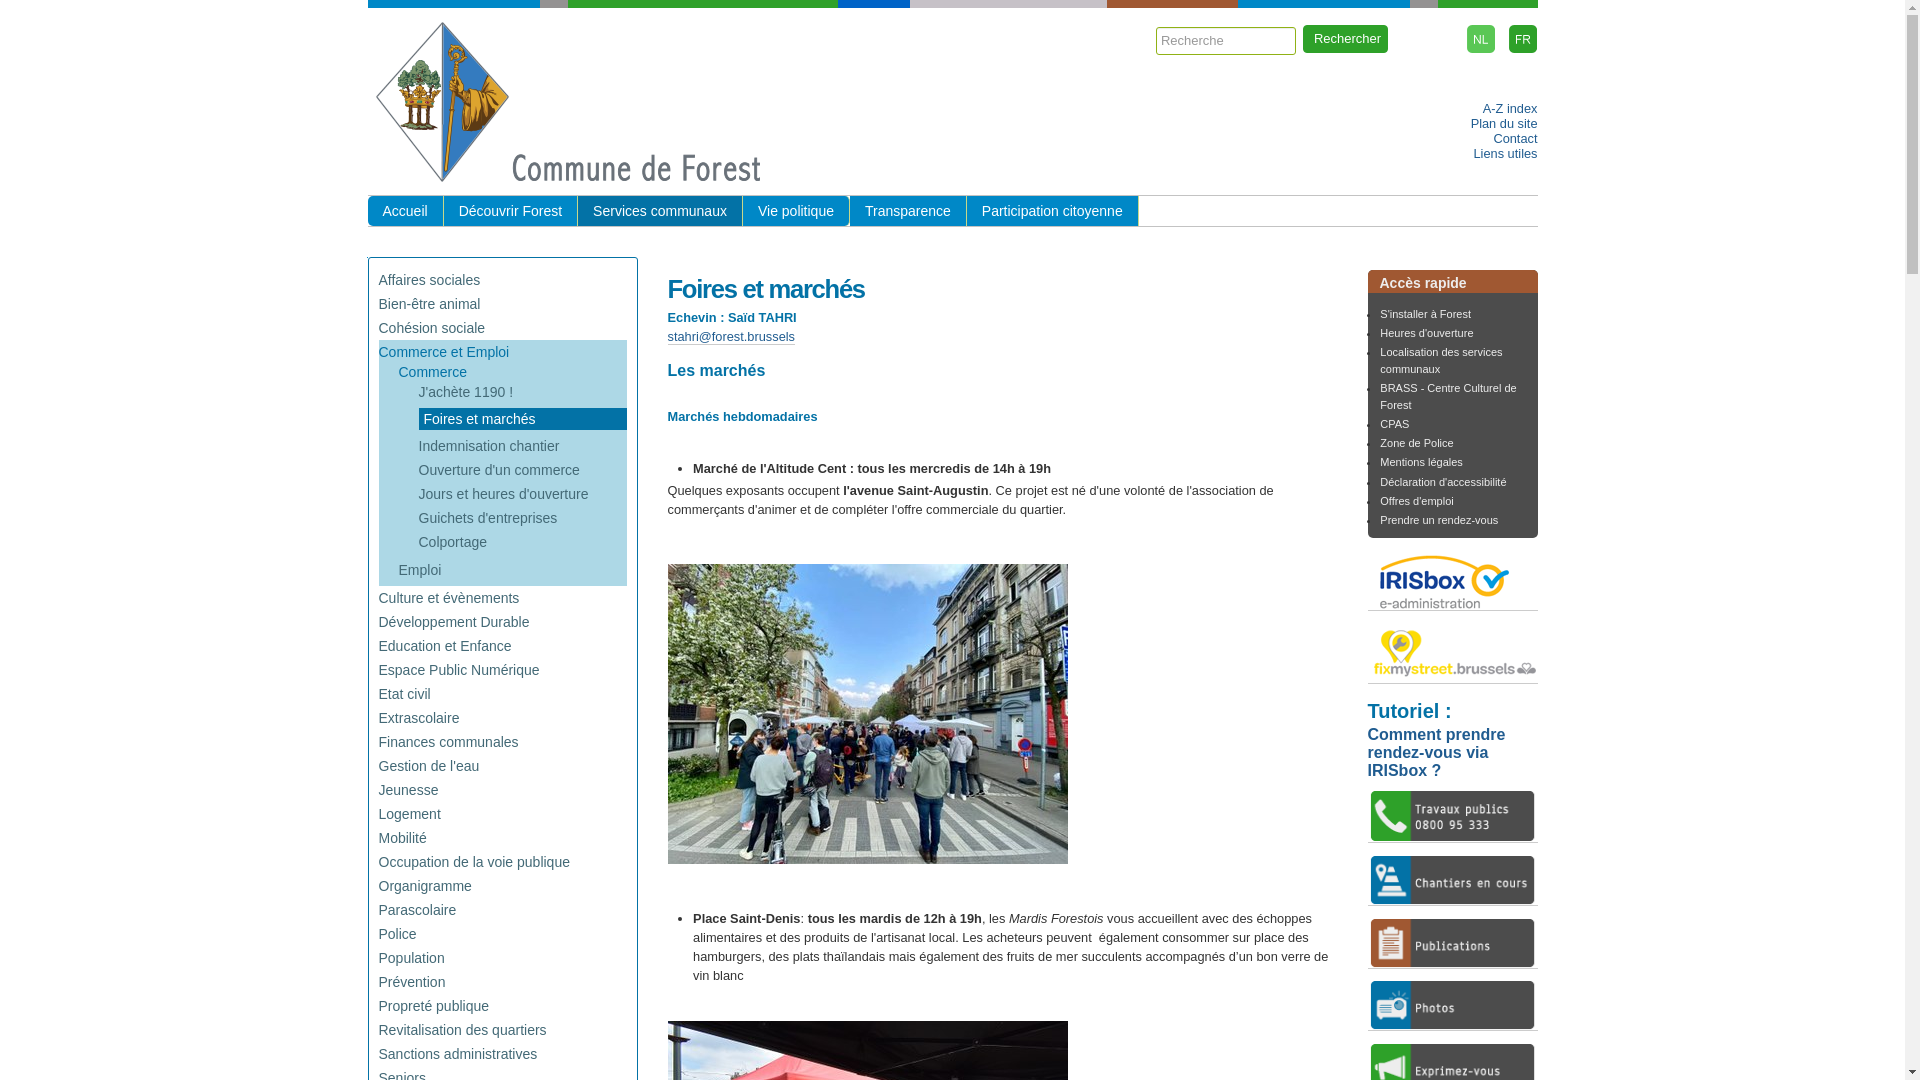 The width and height of the screenshot is (1920, 1080). What do you see at coordinates (417, 716) in the screenshot?
I see `'Extrascolaire'` at bounding box center [417, 716].